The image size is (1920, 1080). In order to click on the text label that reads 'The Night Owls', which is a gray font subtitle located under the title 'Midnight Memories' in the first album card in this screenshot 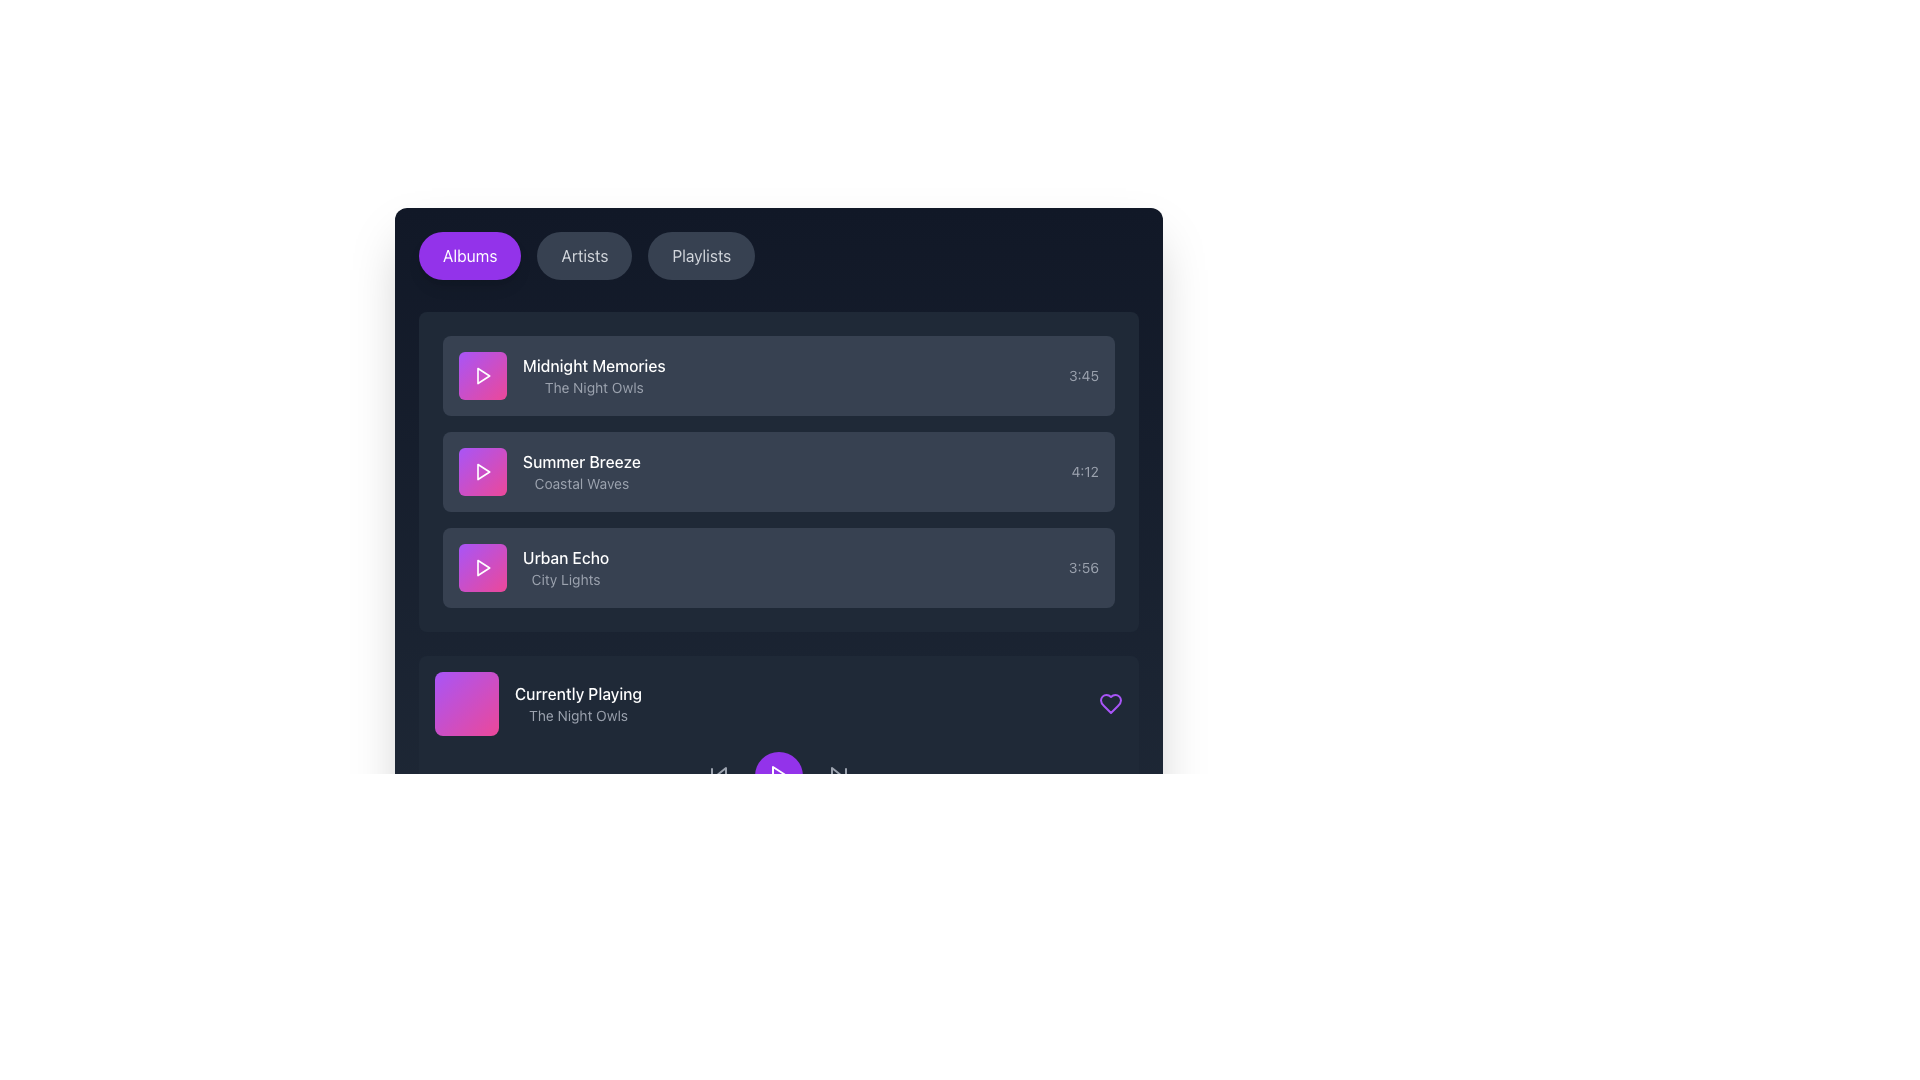, I will do `click(593, 388)`.